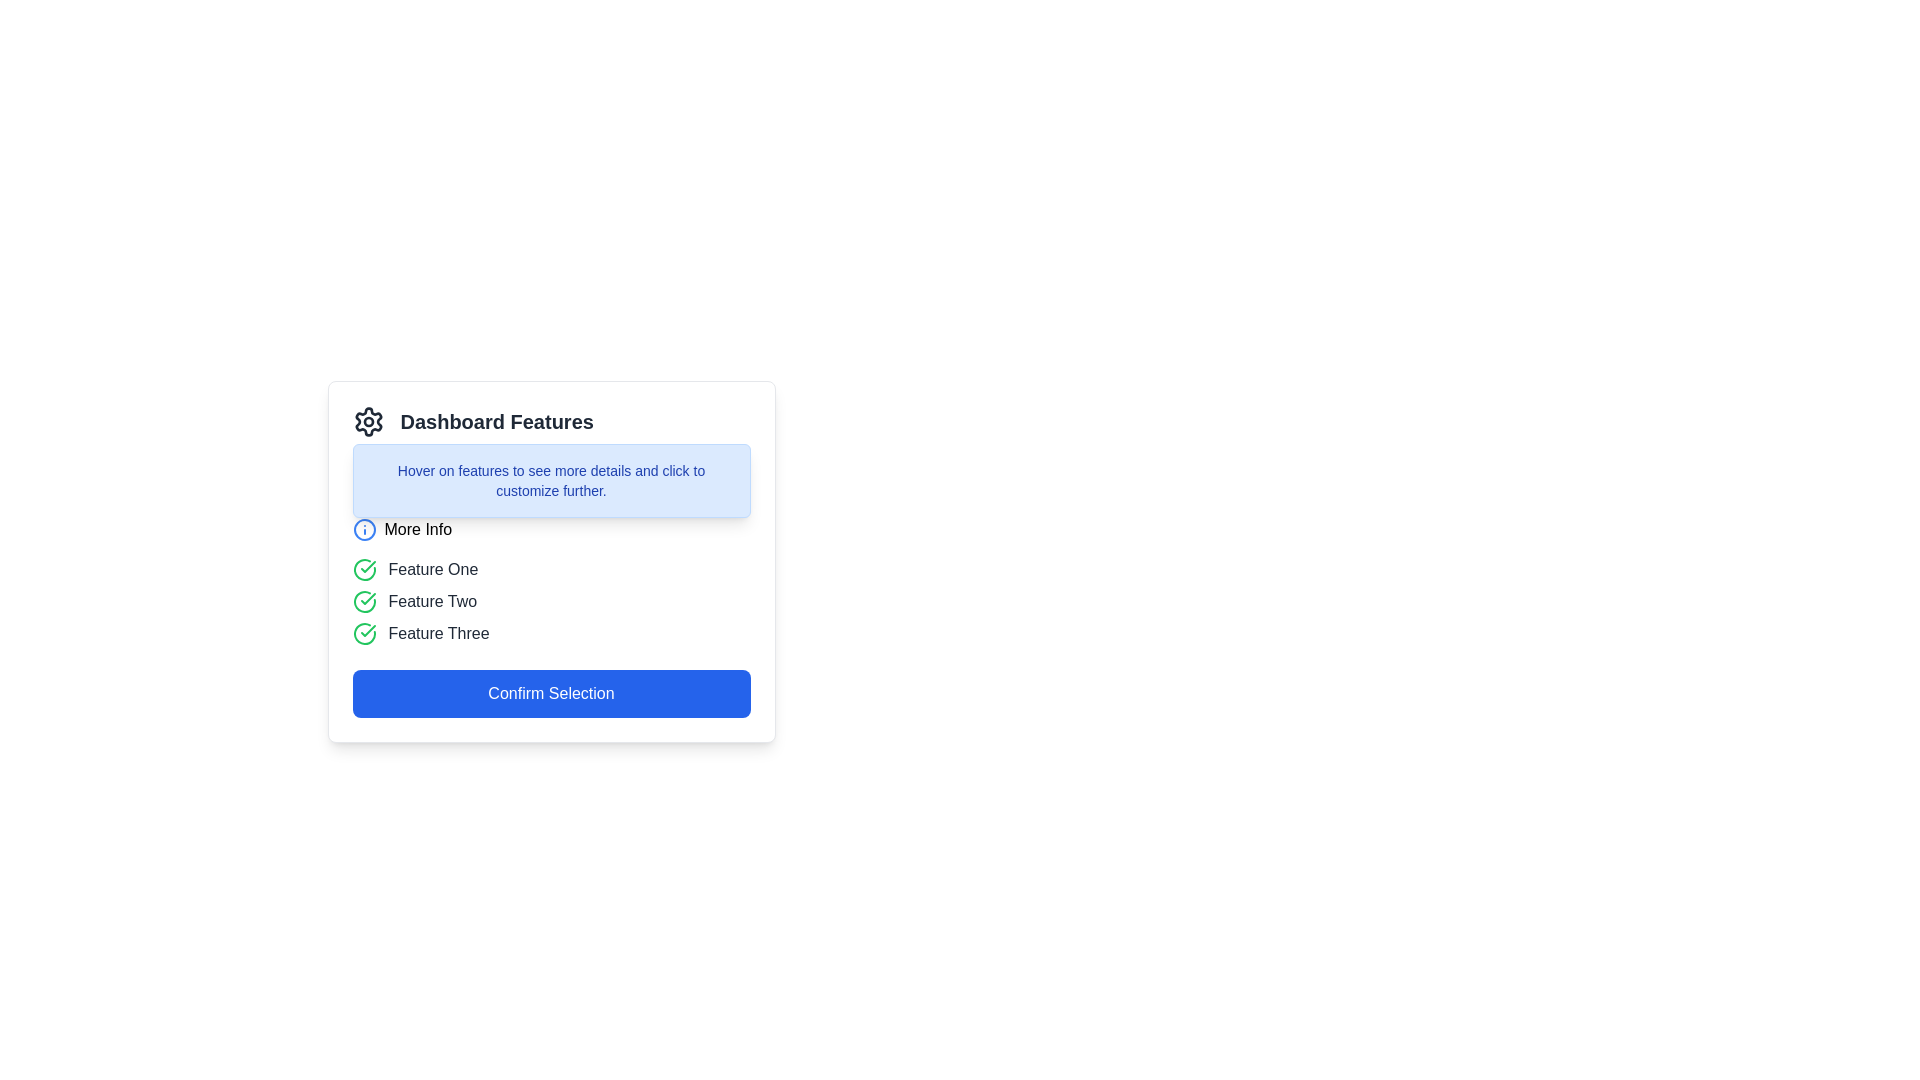  I want to click on the informational tooltip with text 'Hover on features, so click(551, 481).